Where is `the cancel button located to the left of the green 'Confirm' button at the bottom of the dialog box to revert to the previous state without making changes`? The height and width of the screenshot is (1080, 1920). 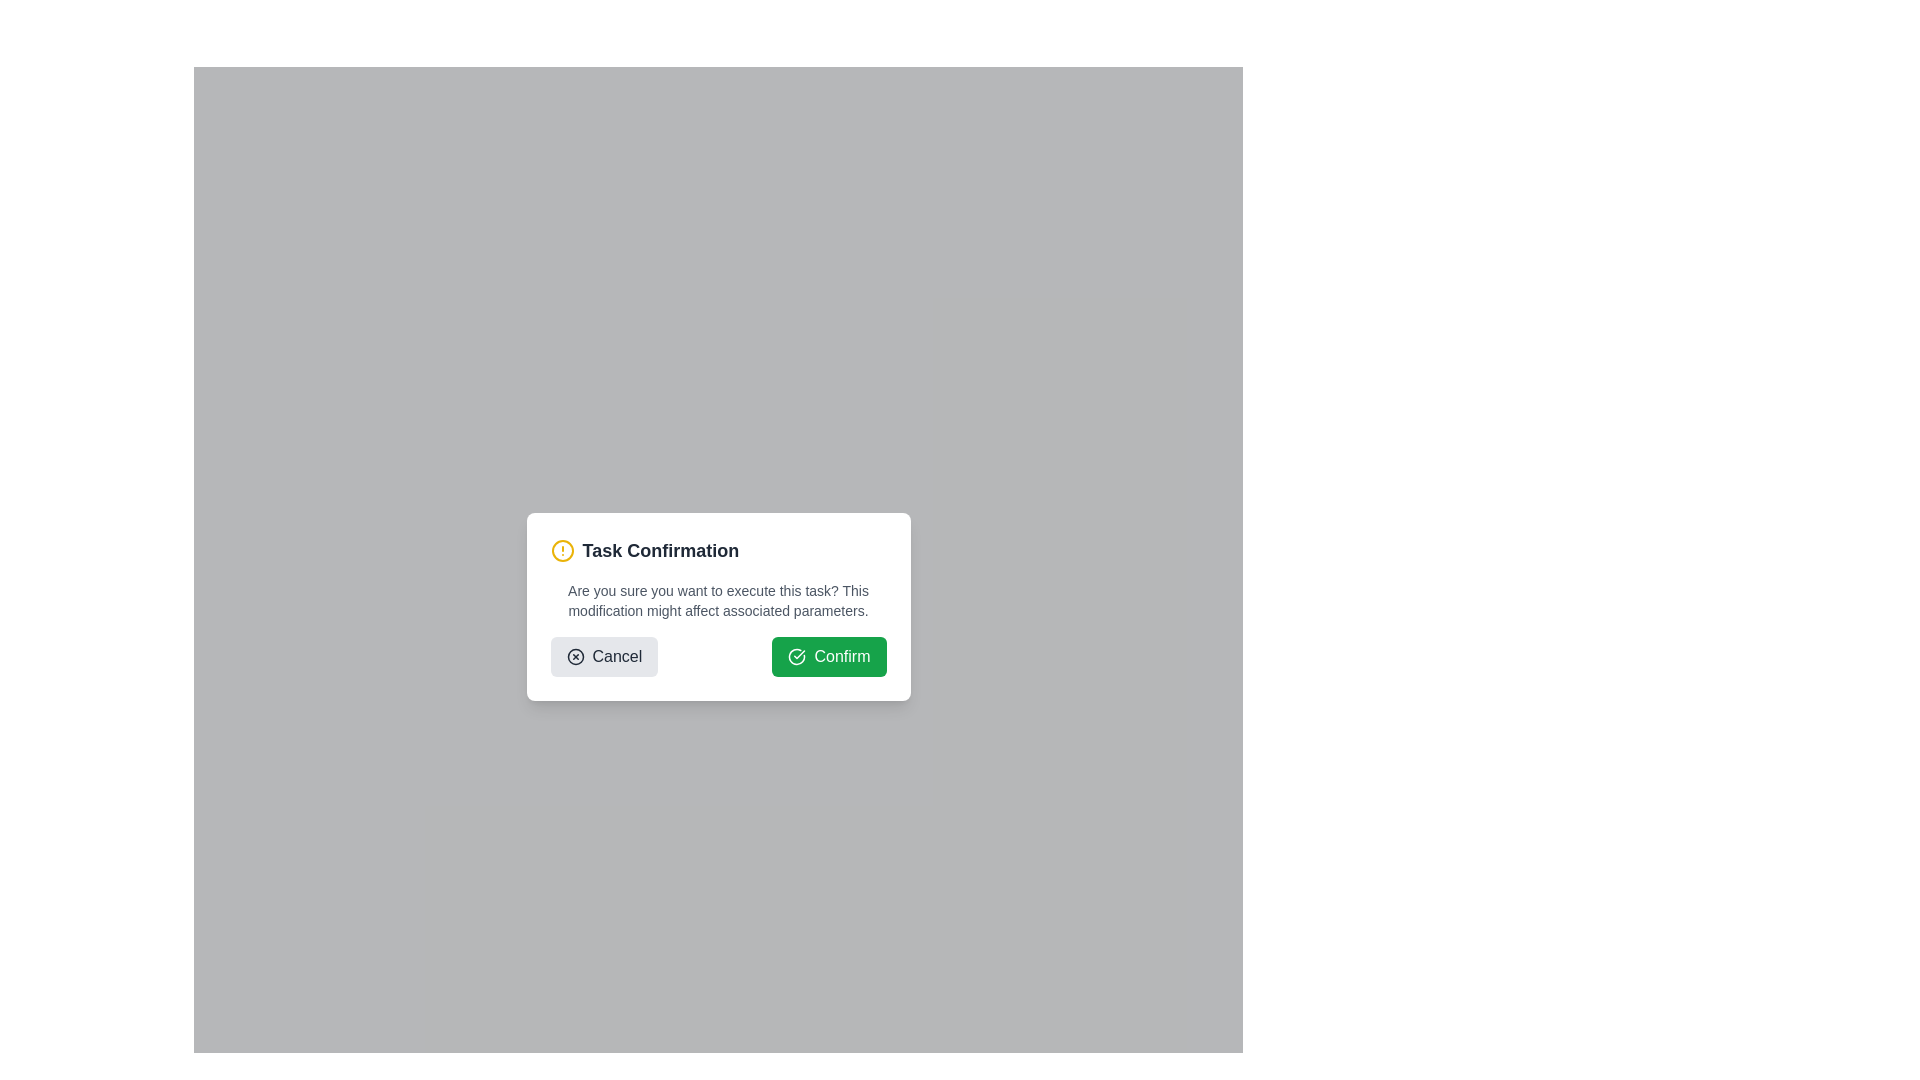
the cancel button located to the left of the green 'Confirm' button at the bottom of the dialog box to revert to the previous state without making changes is located at coordinates (603, 656).